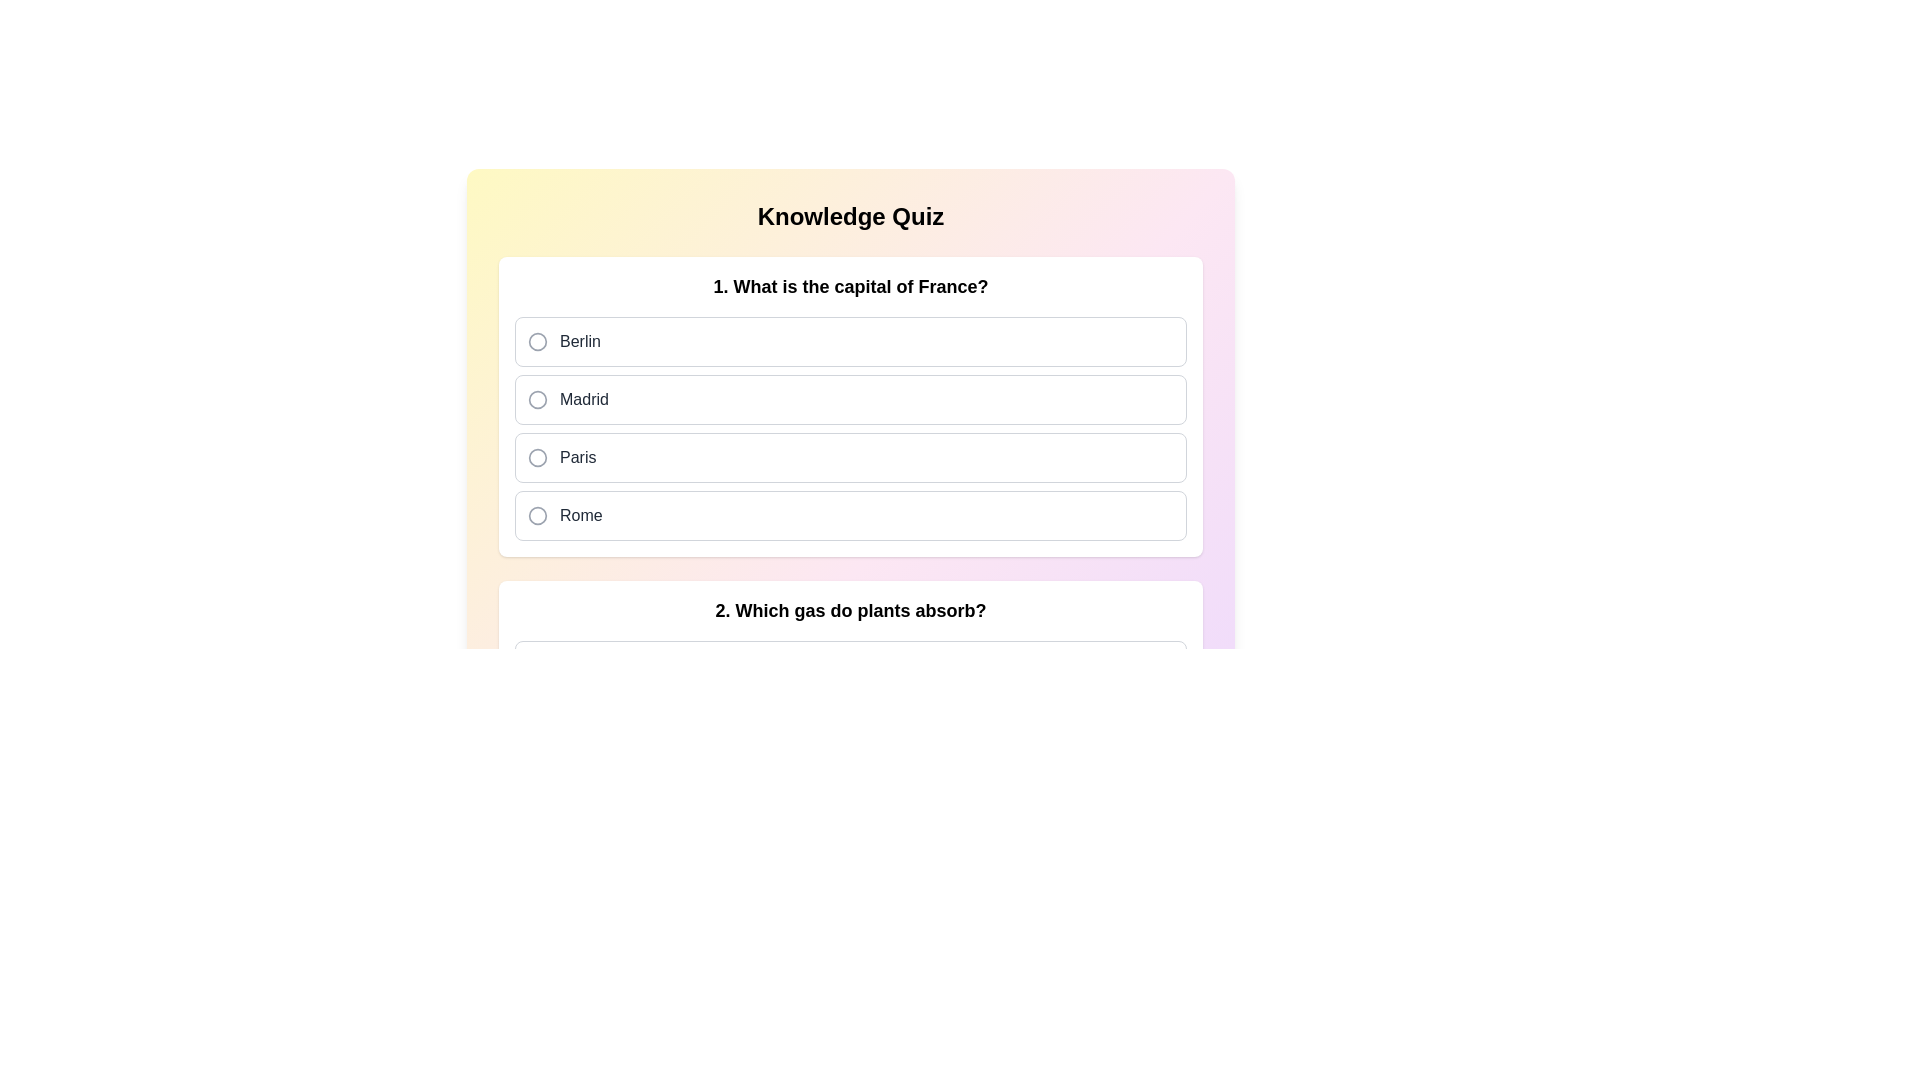 Image resolution: width=1920 pixels, height=1080 pixels. I want to click on the radio button indicator for the quiz option labeled 'Berlin', so click(537, 341).